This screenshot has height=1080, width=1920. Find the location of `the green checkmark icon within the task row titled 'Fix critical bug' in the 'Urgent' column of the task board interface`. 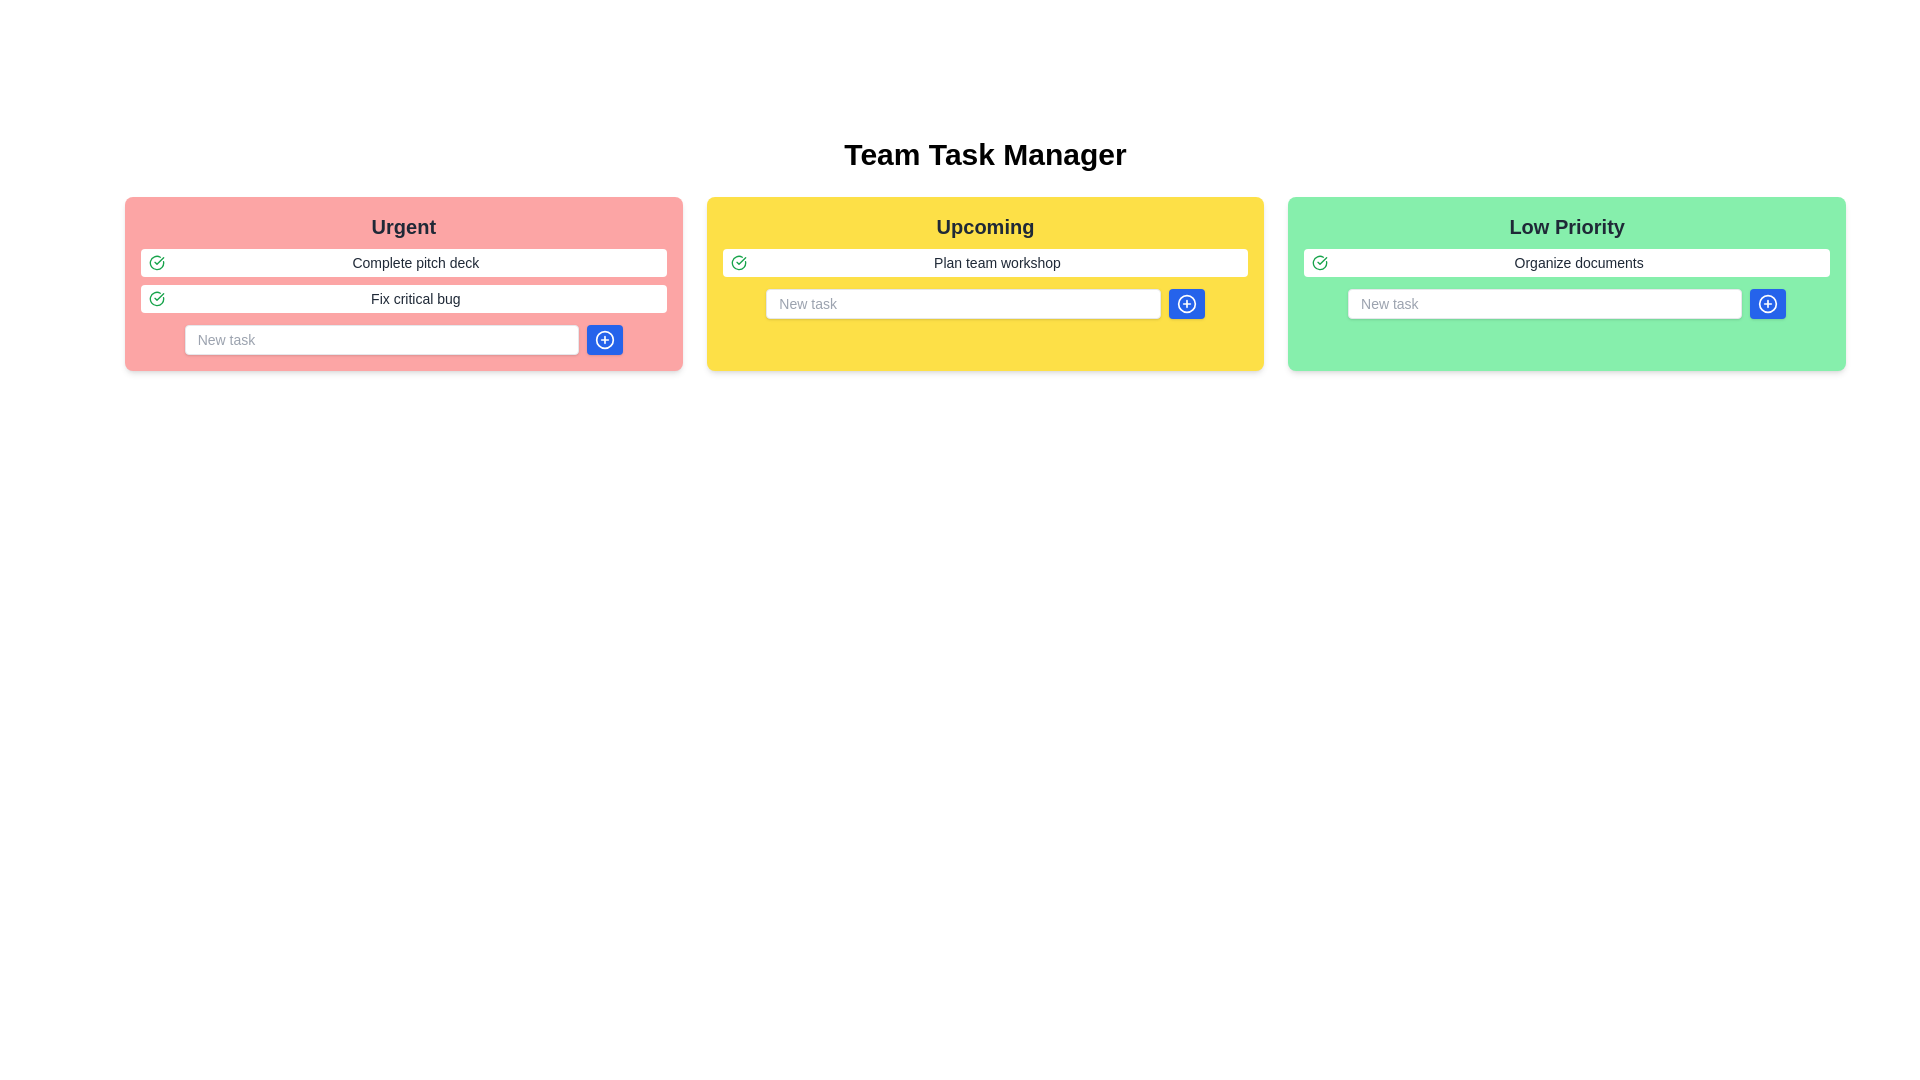

the green checkmark icon within the task row titled 'Fix critical bug' in the 'Urgent' column of the task board interface is located at coordinates (156, 299).